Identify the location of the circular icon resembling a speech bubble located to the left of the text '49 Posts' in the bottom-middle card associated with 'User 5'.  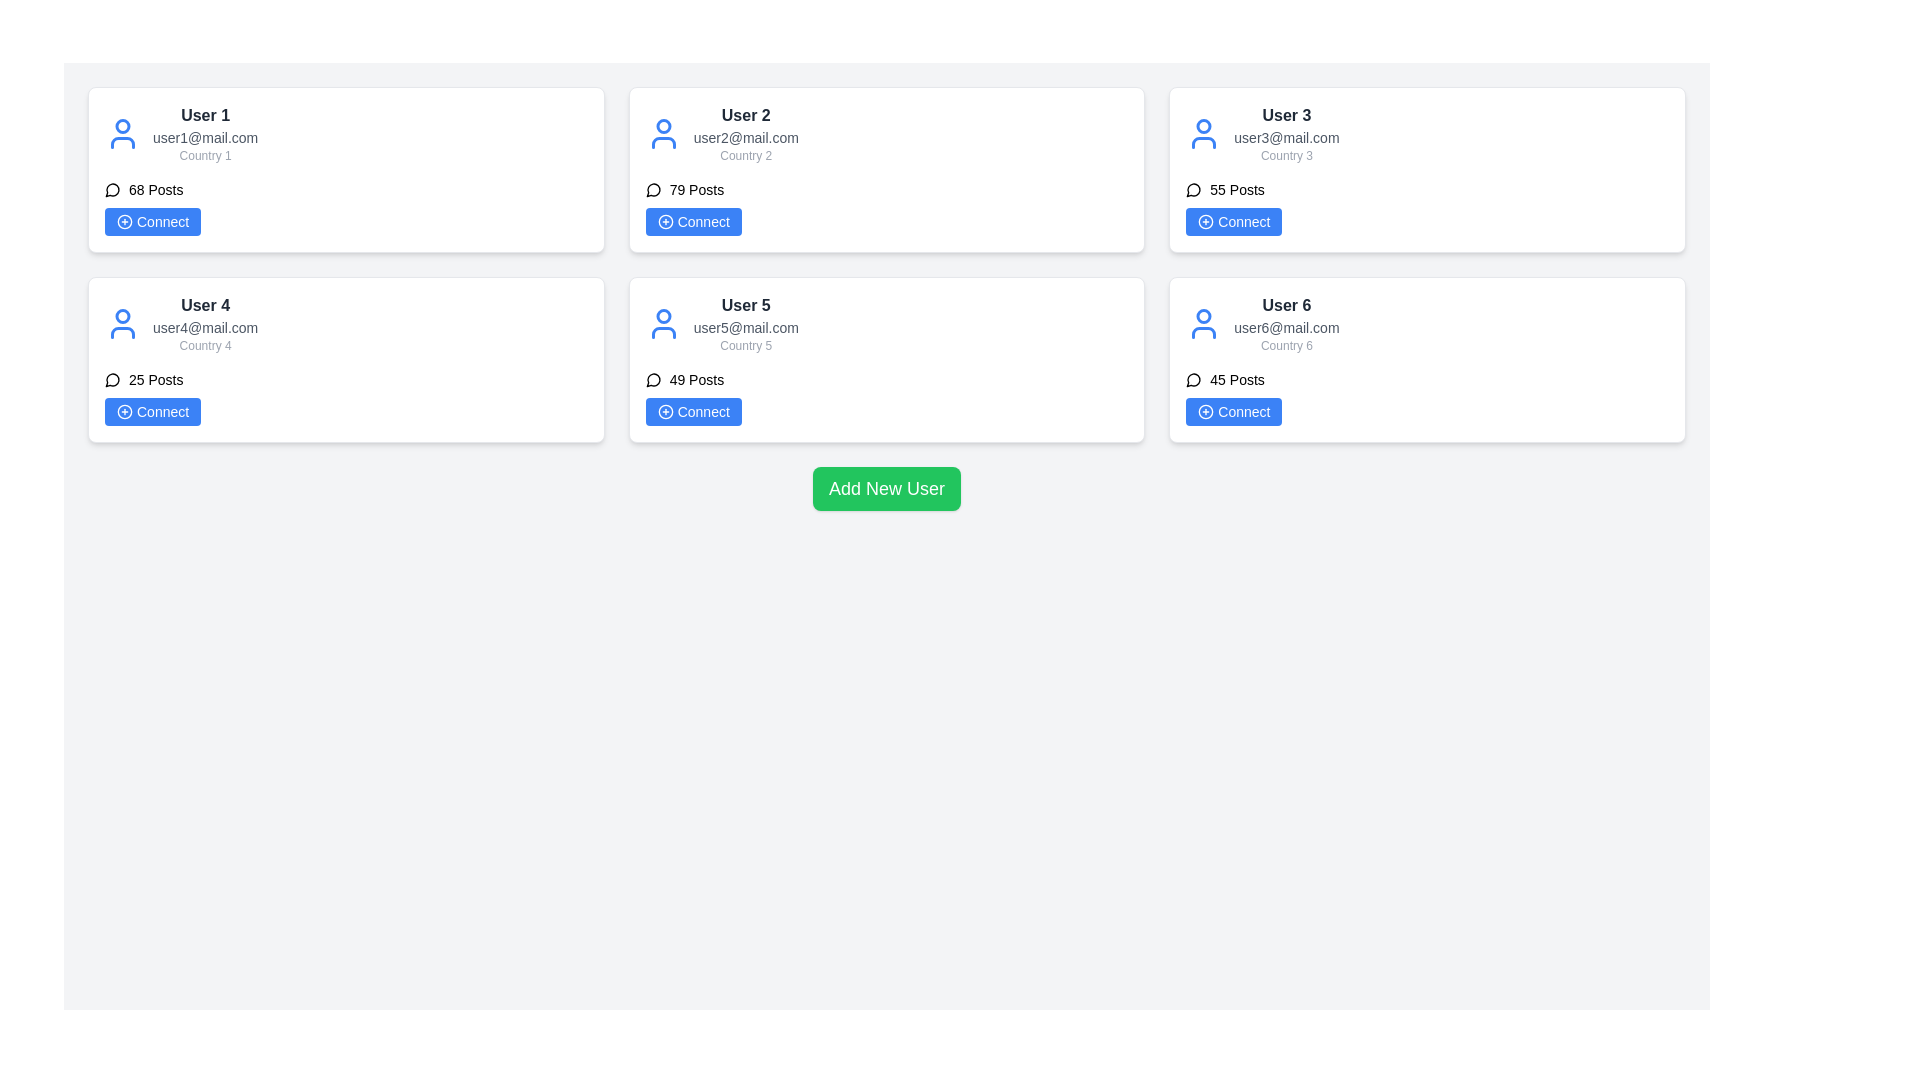
(653, 380).